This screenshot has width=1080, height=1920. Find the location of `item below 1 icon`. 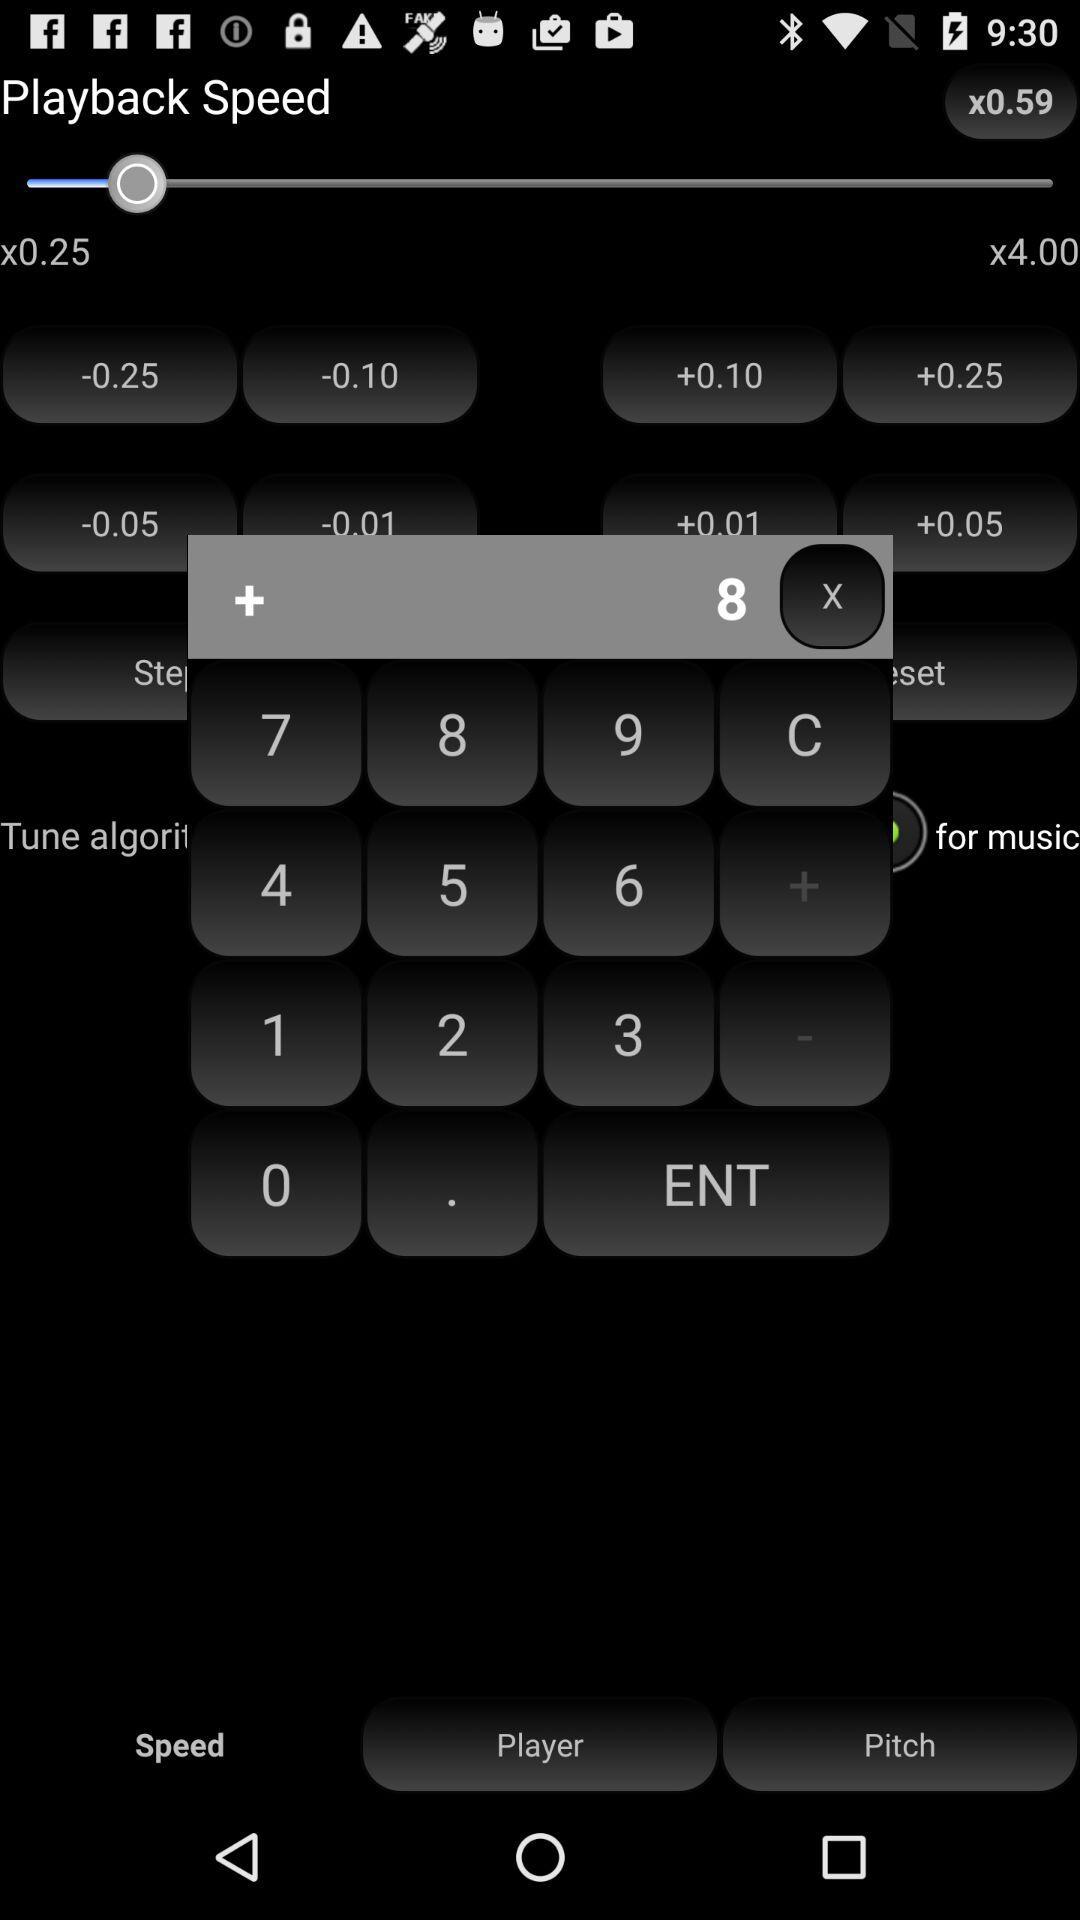

item below 1 icon is located at coordinates (275, 1183).